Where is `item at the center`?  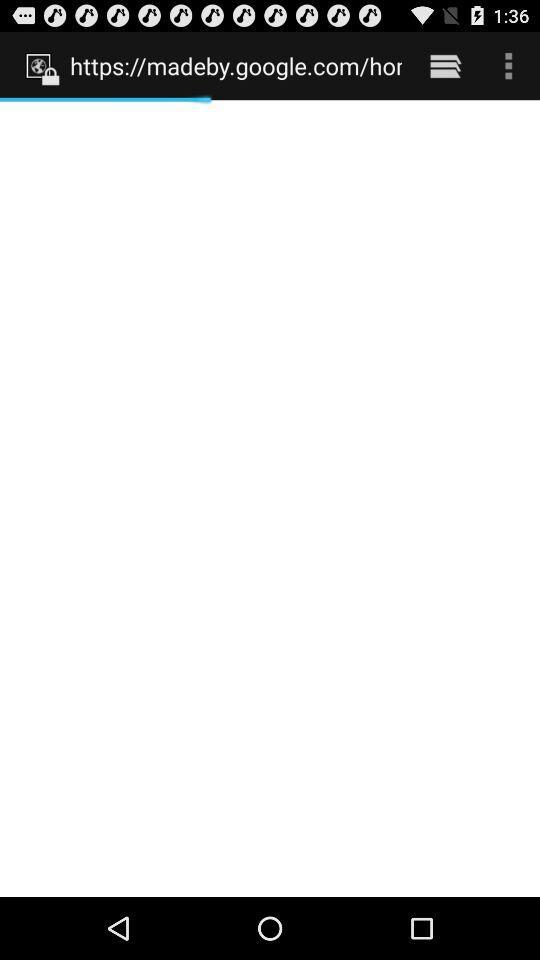
item at the center is located at coordinates (270, 497).